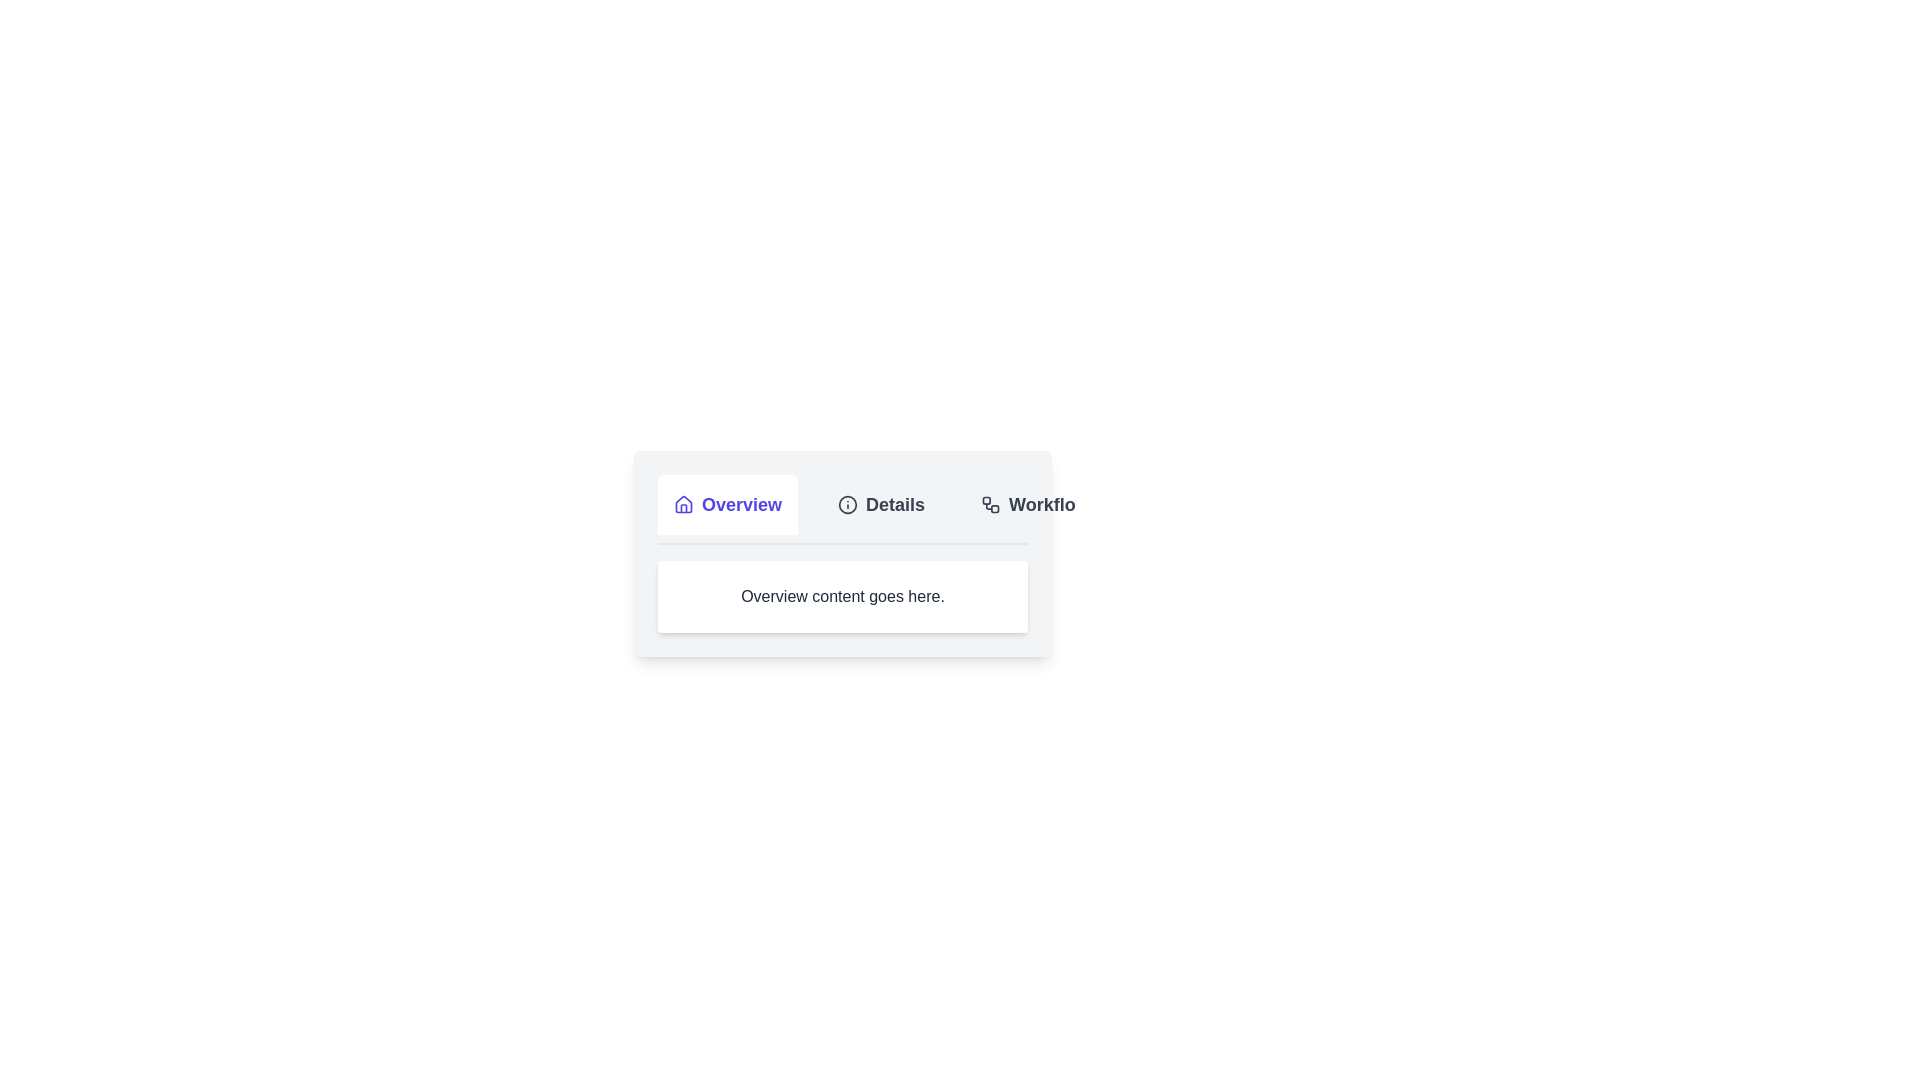 The height and width of the screenshot is (1080, 1920). Describe the element at coordinates (991, 504) in the screenshot. I see `the workflow diagram icon, which is a small monochrome icon with interconnected rectangular nodes located to the right of the 'Details' icon and text entry` at that location.